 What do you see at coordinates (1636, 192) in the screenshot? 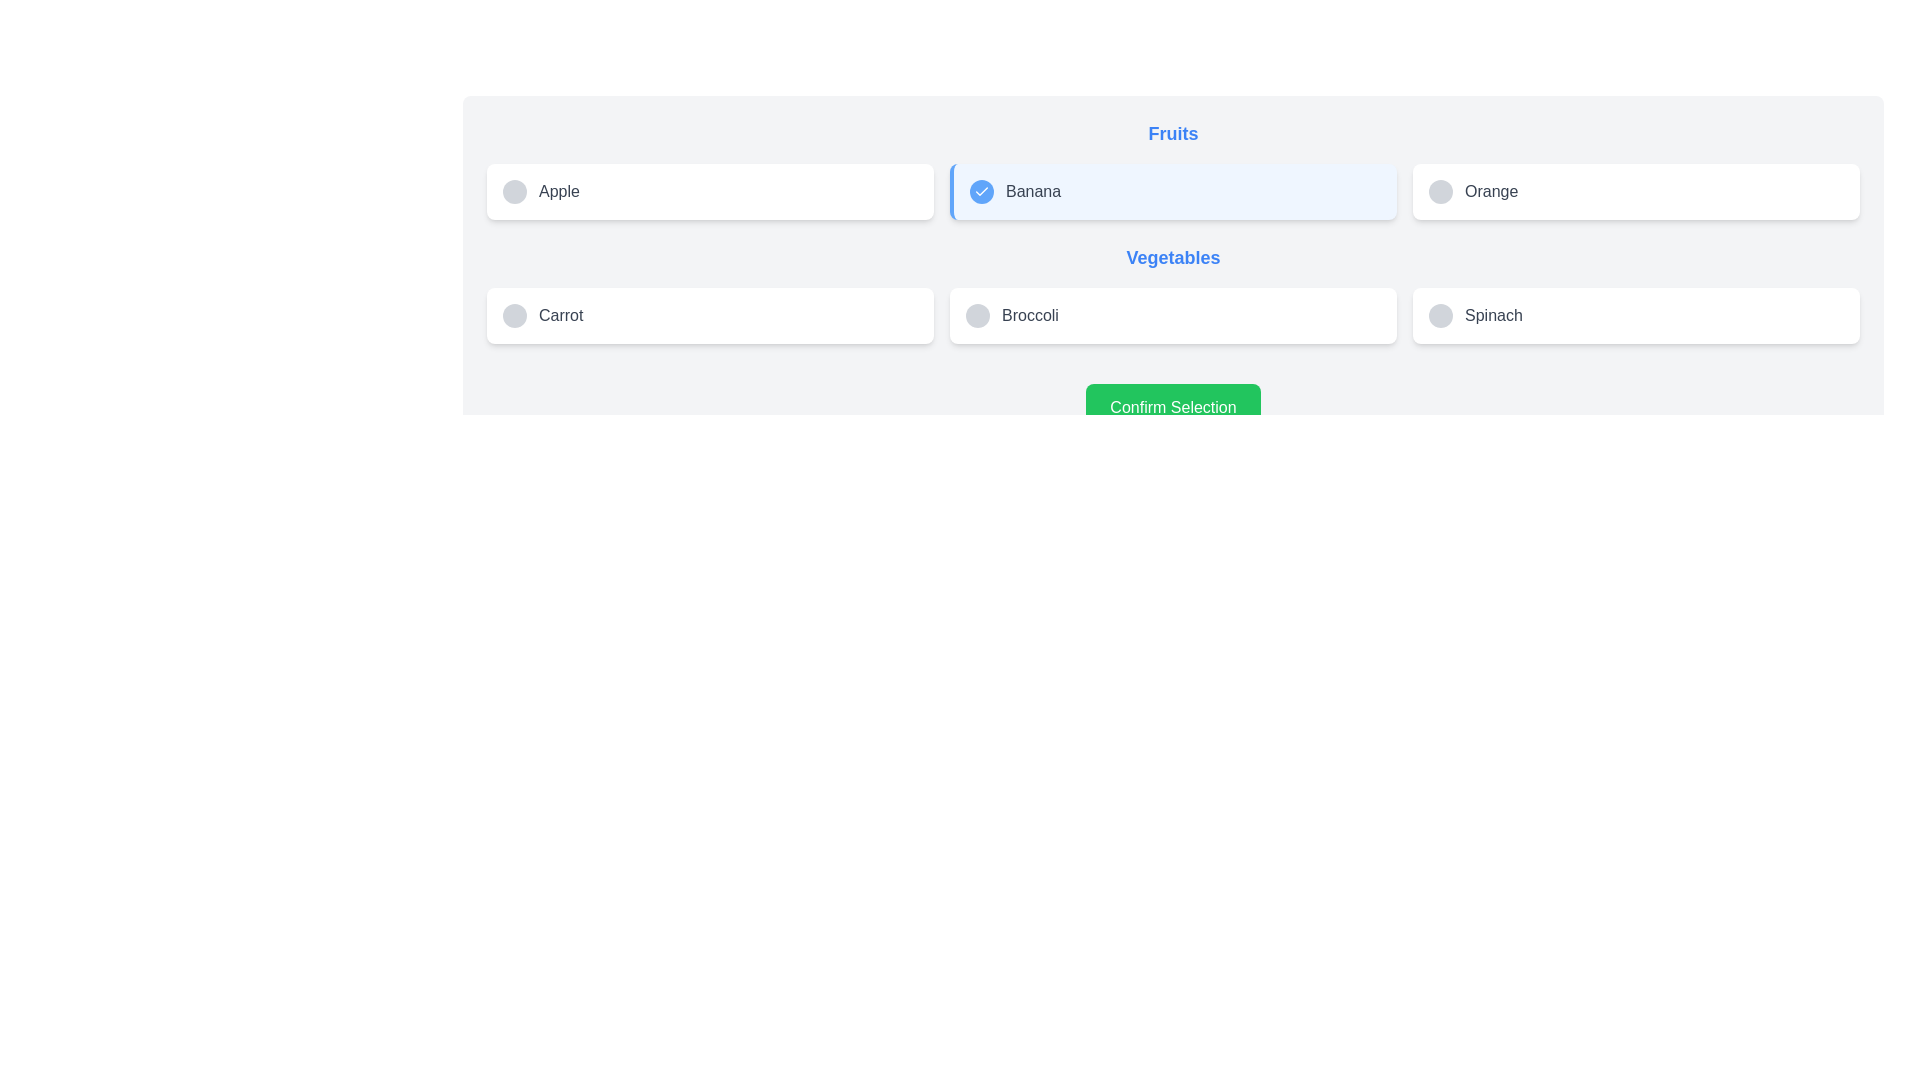
I see `the 'Orange' clickable card option selector, which is the third option in the Fruits category grid` at bounding box center [1636, 192].